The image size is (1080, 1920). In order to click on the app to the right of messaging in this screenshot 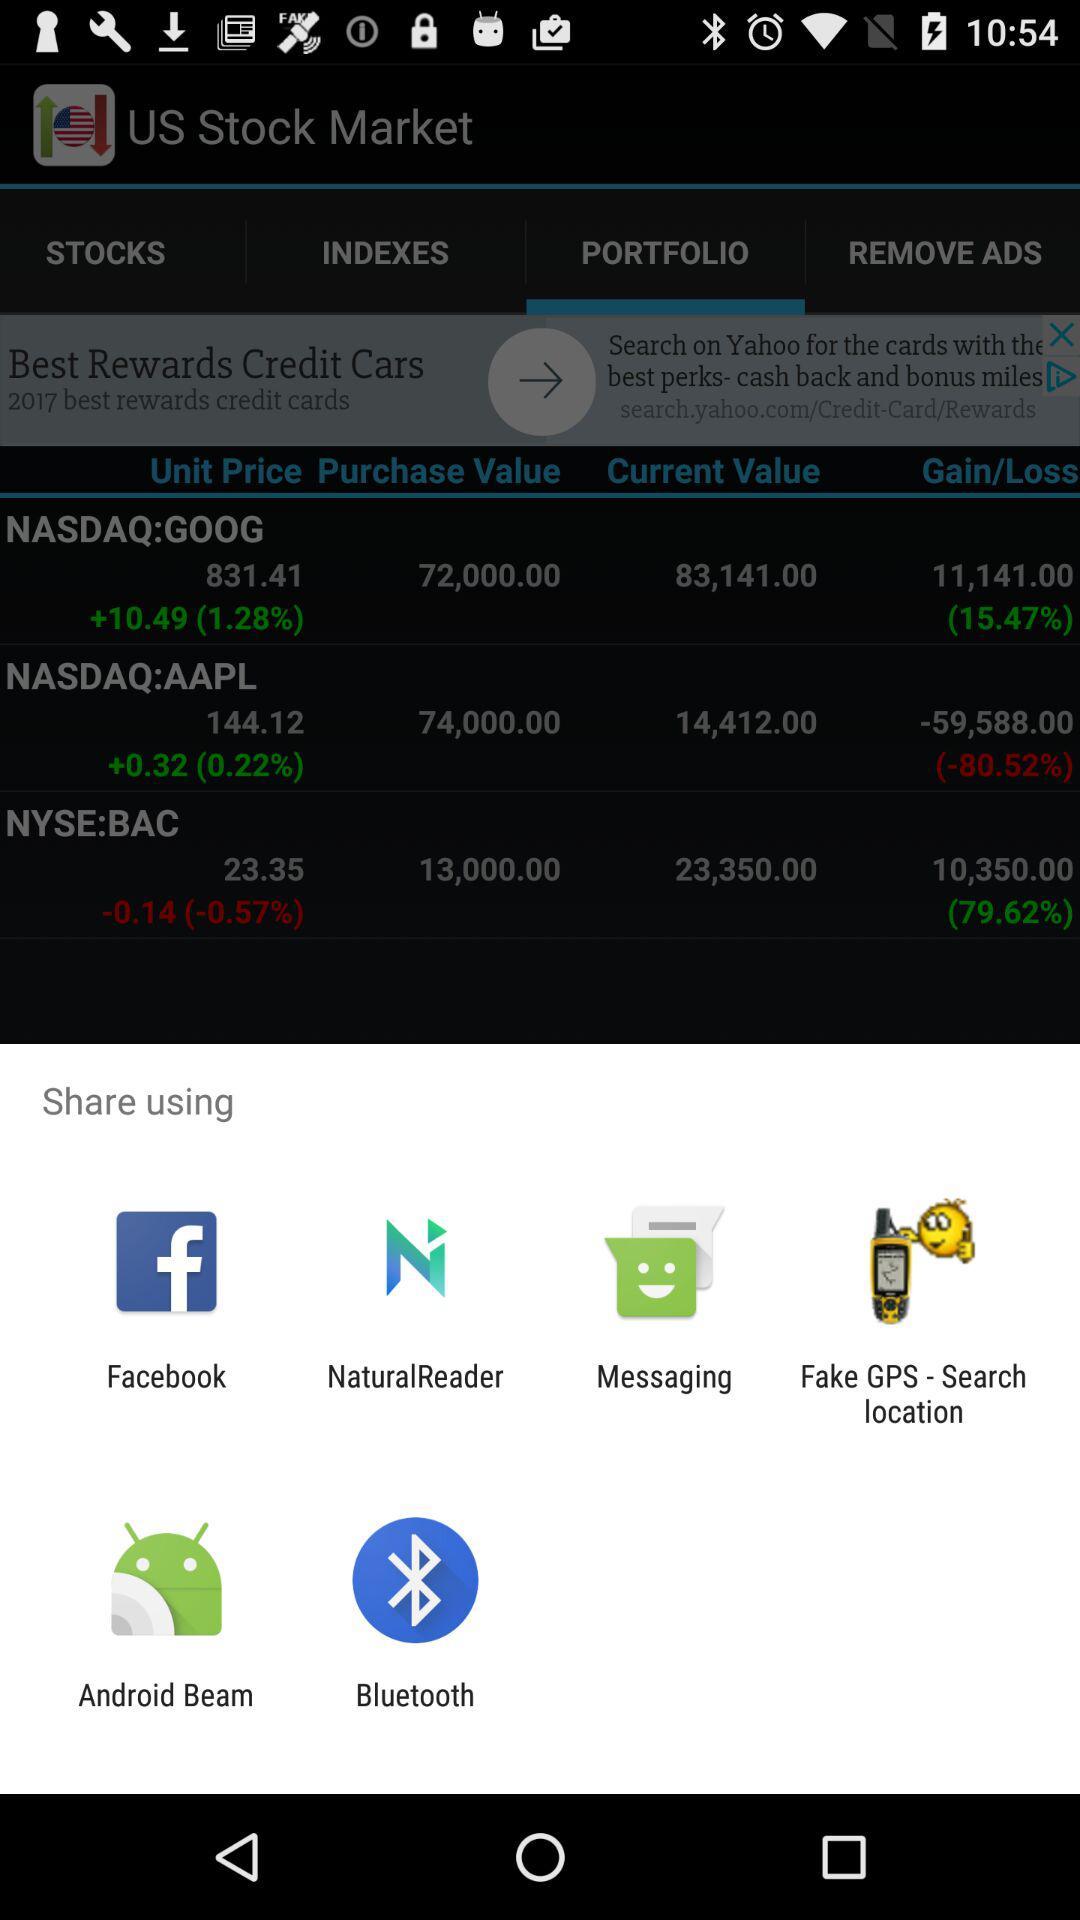, I will do `click(913, 1392)`.